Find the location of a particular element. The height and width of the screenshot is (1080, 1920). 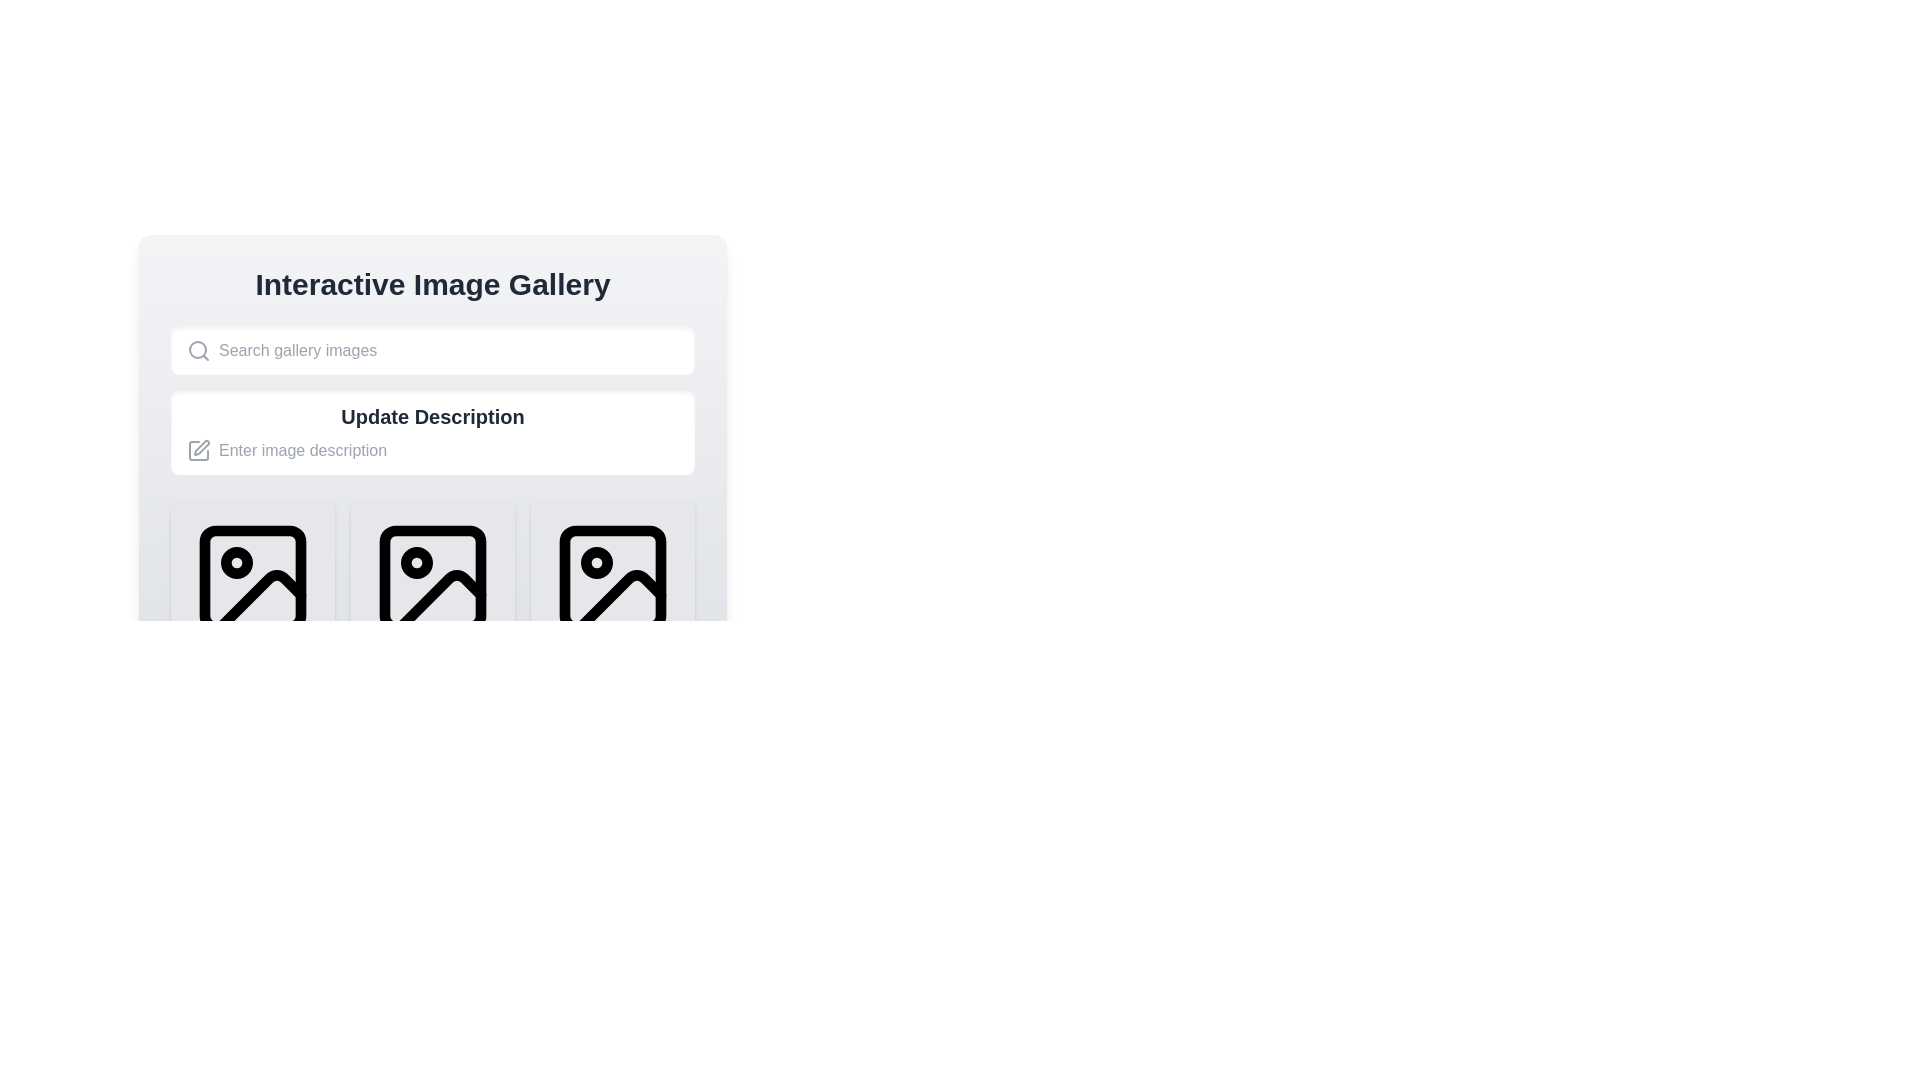

the search icon located to the immediate left of the text input field for entering search queries in the gallery is located at coordinates (198, 350).